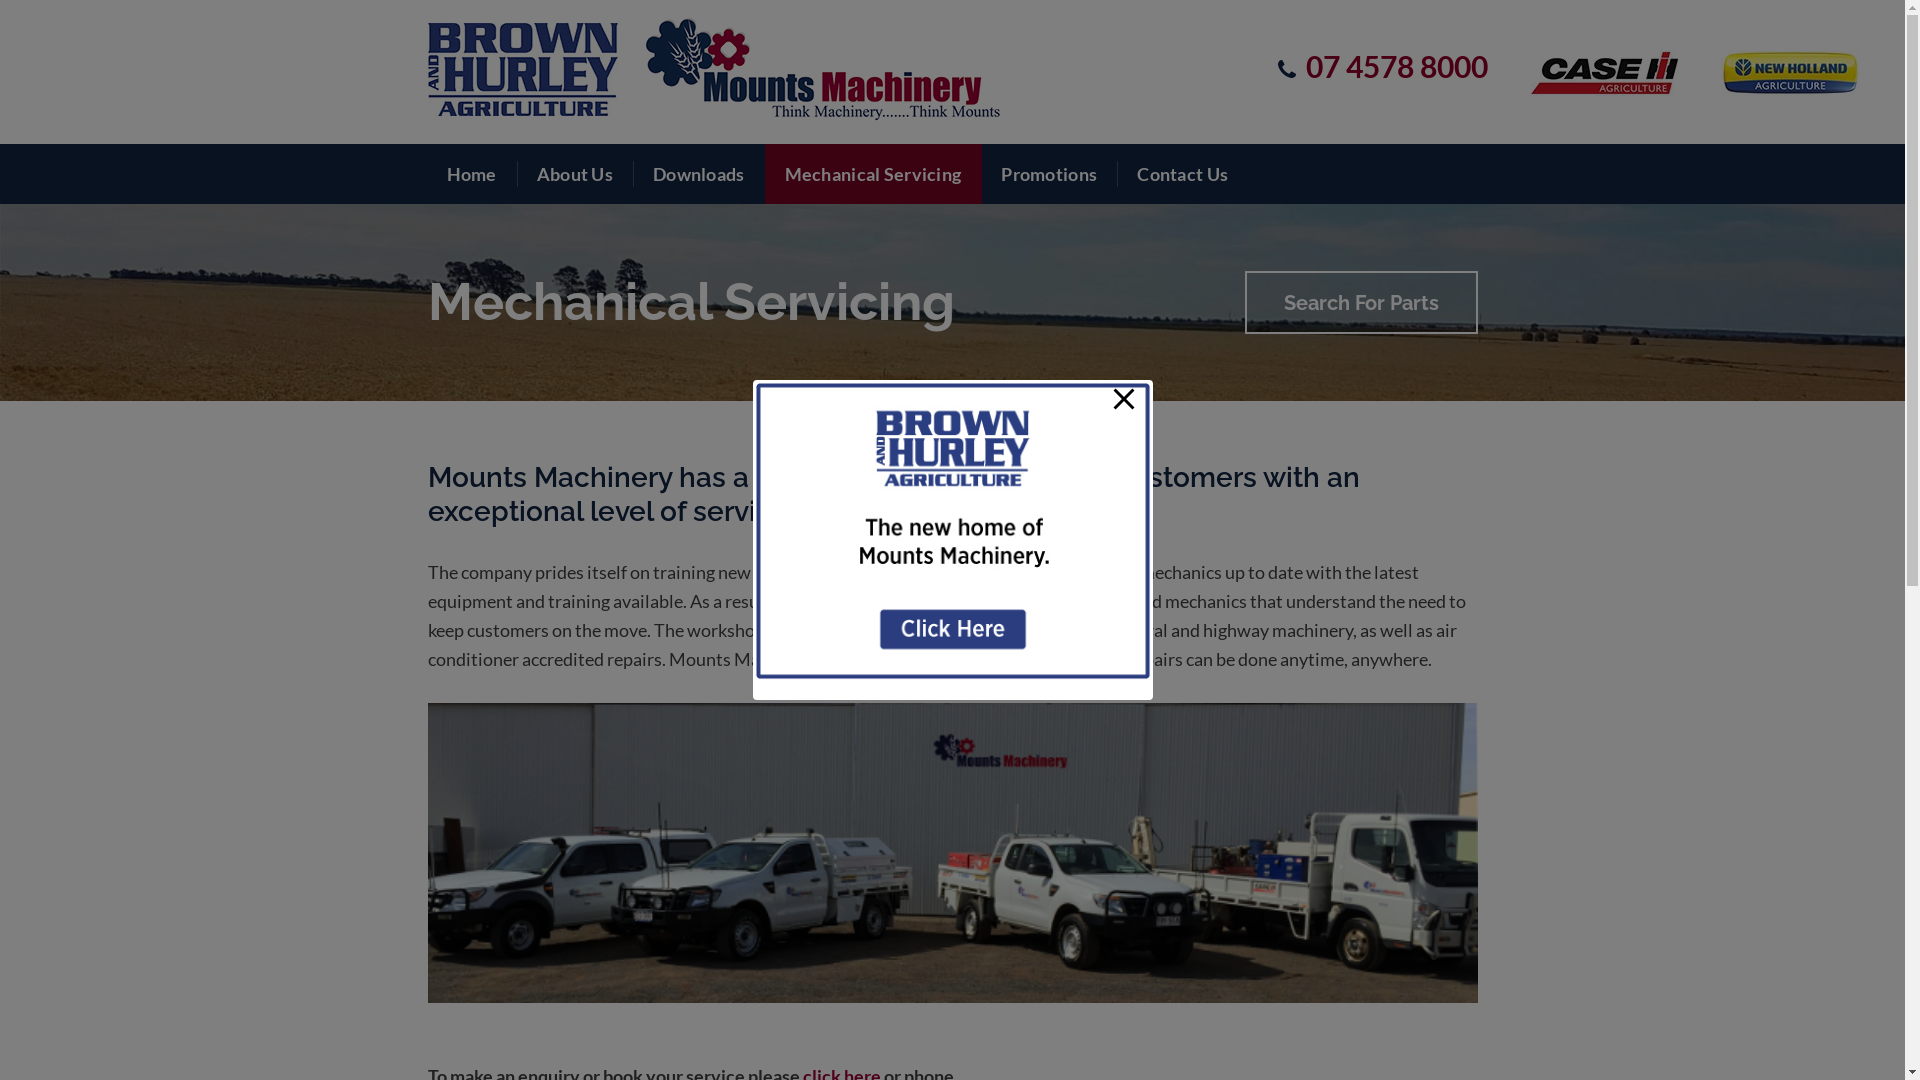  What do you see at coordinates (1360, 302) in the screenshot?
I see `'Search For Parts'` at bounding box center [1360, 302].